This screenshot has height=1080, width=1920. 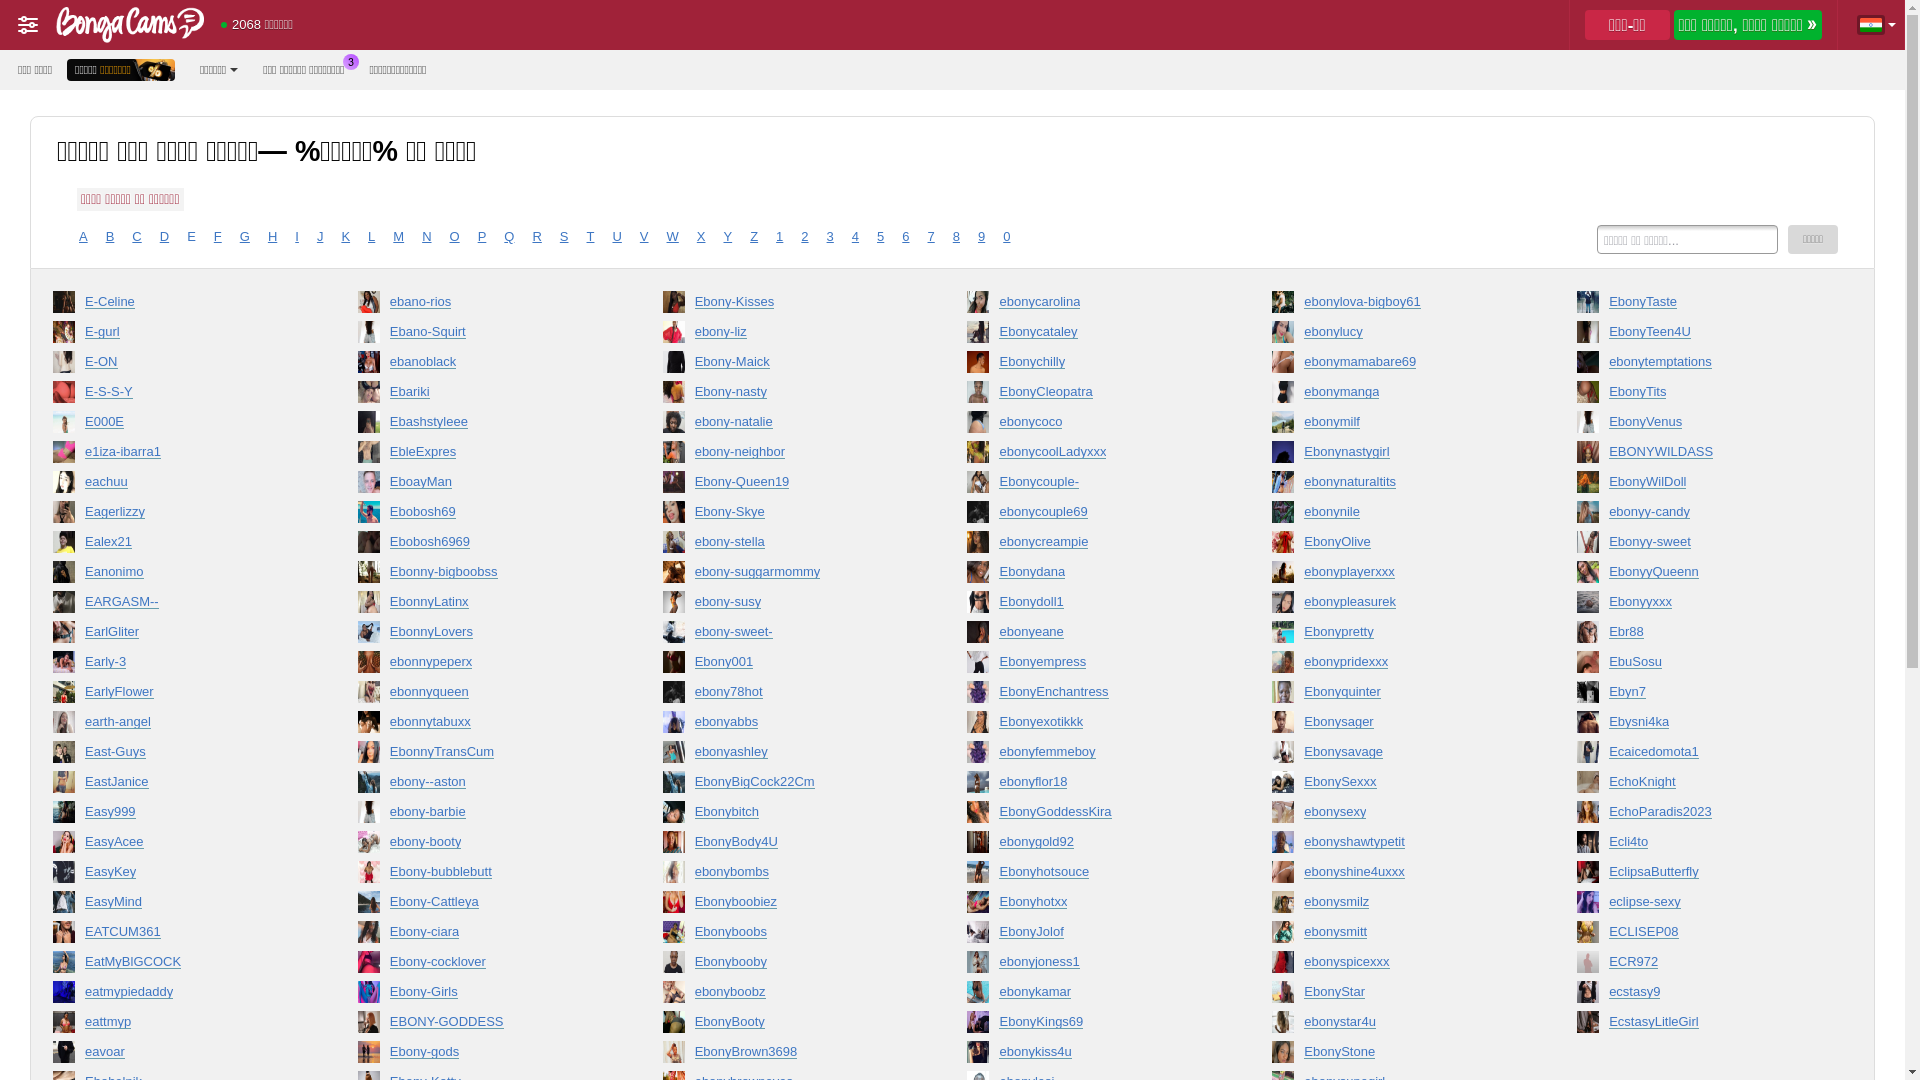 I want to click on 'J', so click(x=320, y=235).